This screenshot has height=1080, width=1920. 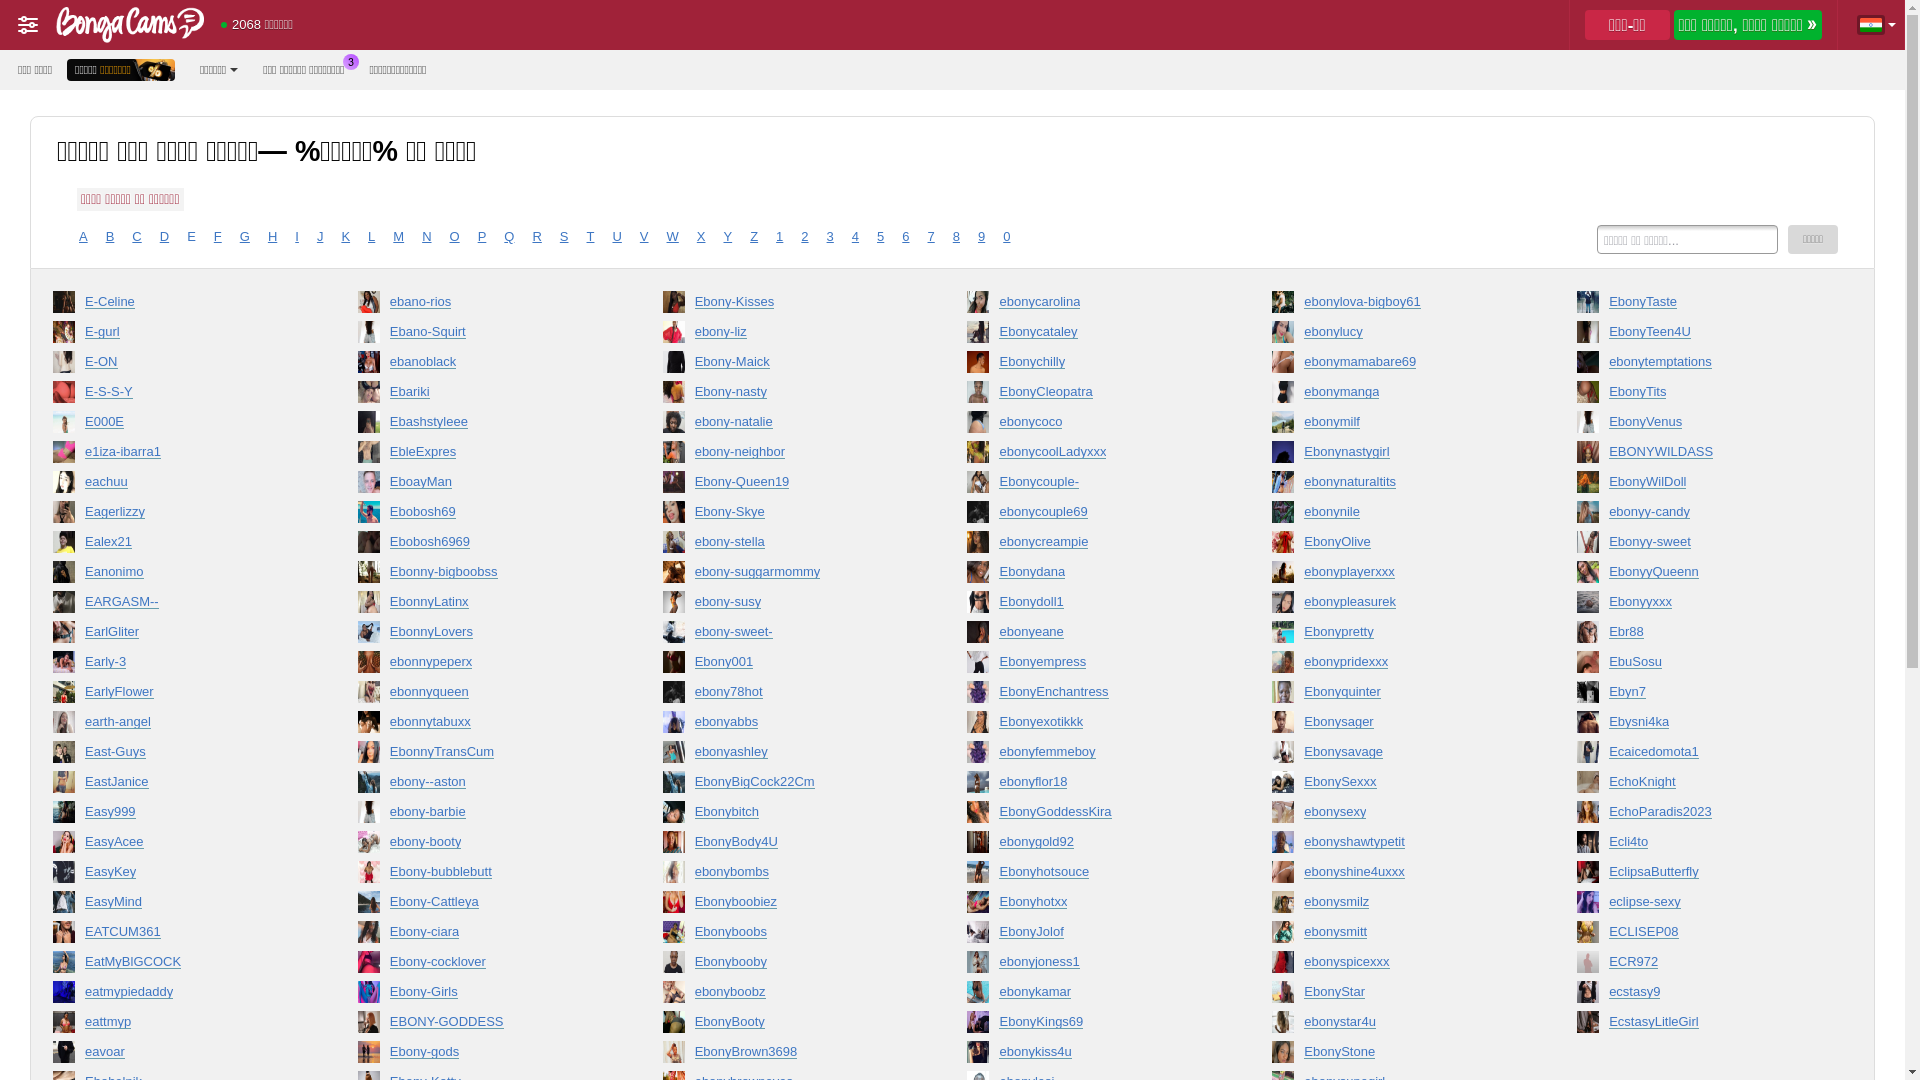 I want to click on 'J', so click(x=320, y=235).